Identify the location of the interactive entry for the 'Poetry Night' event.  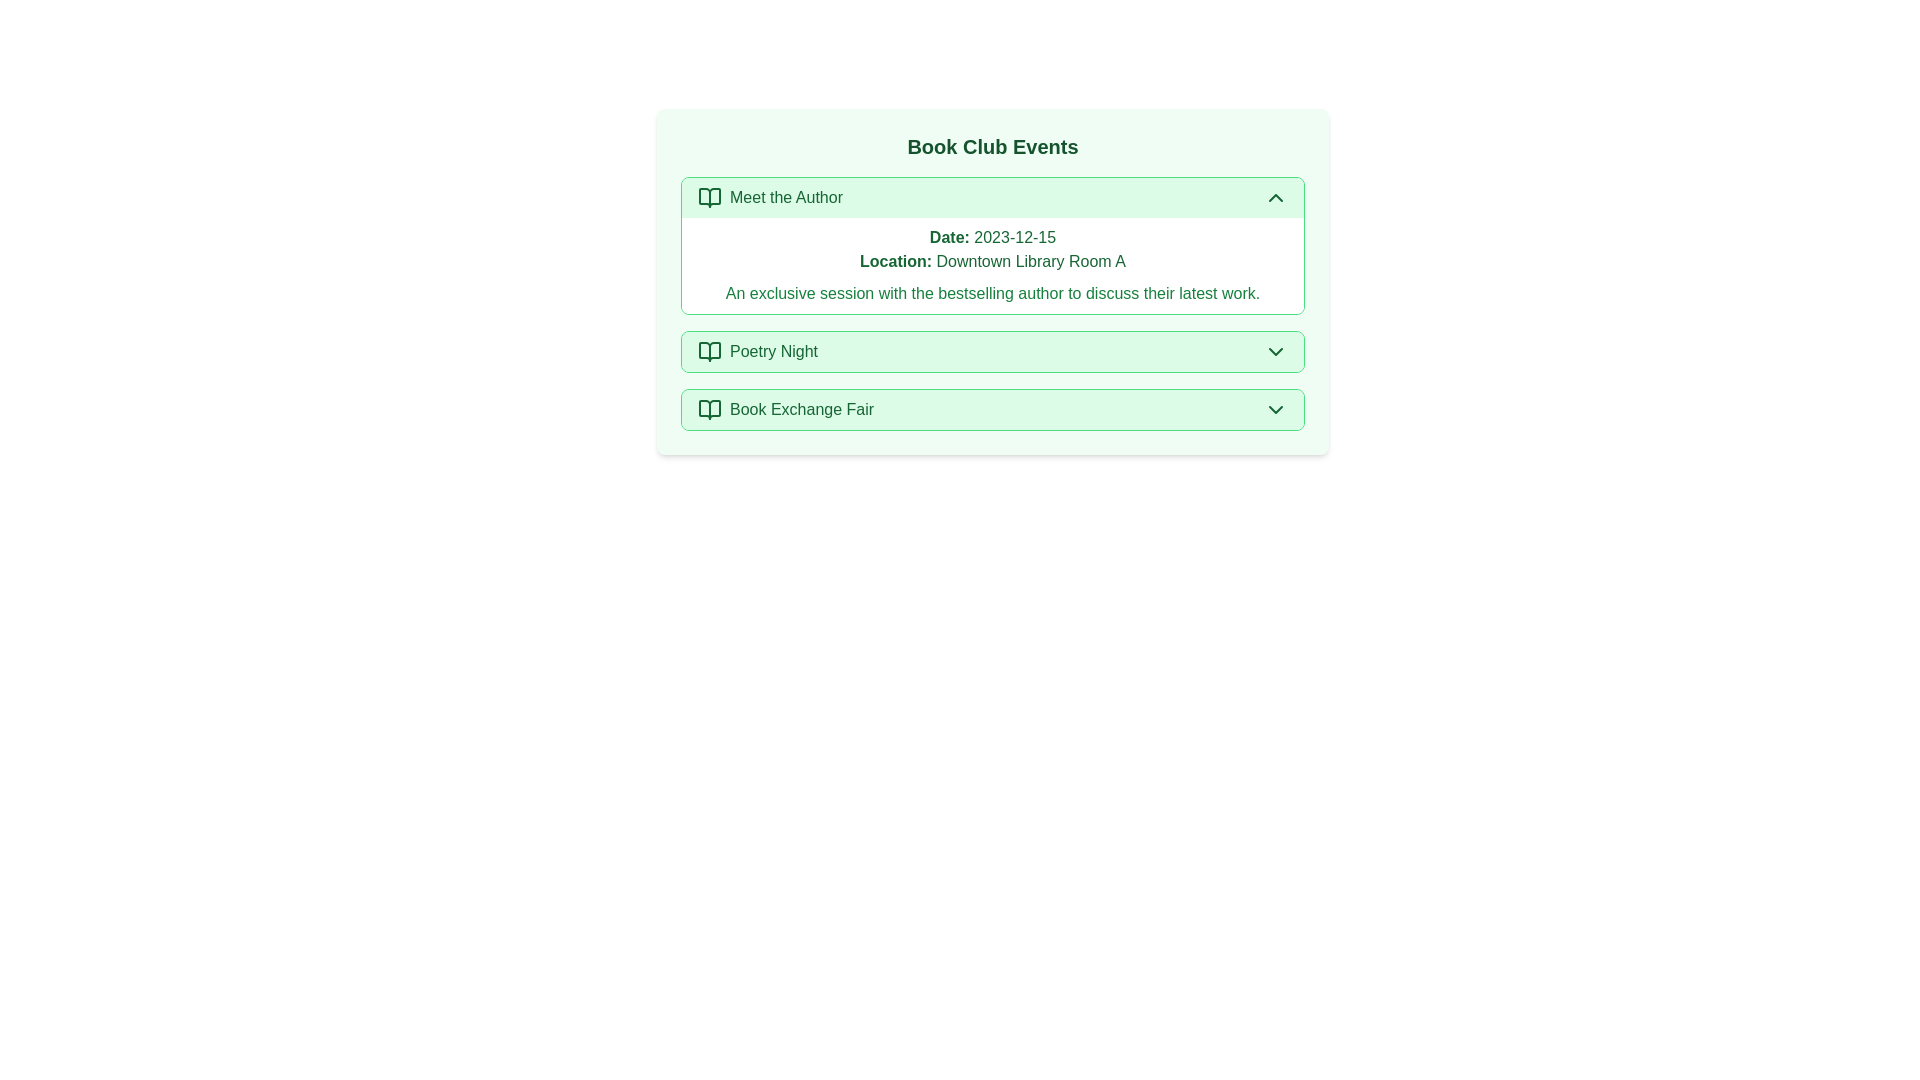
(993, 350).